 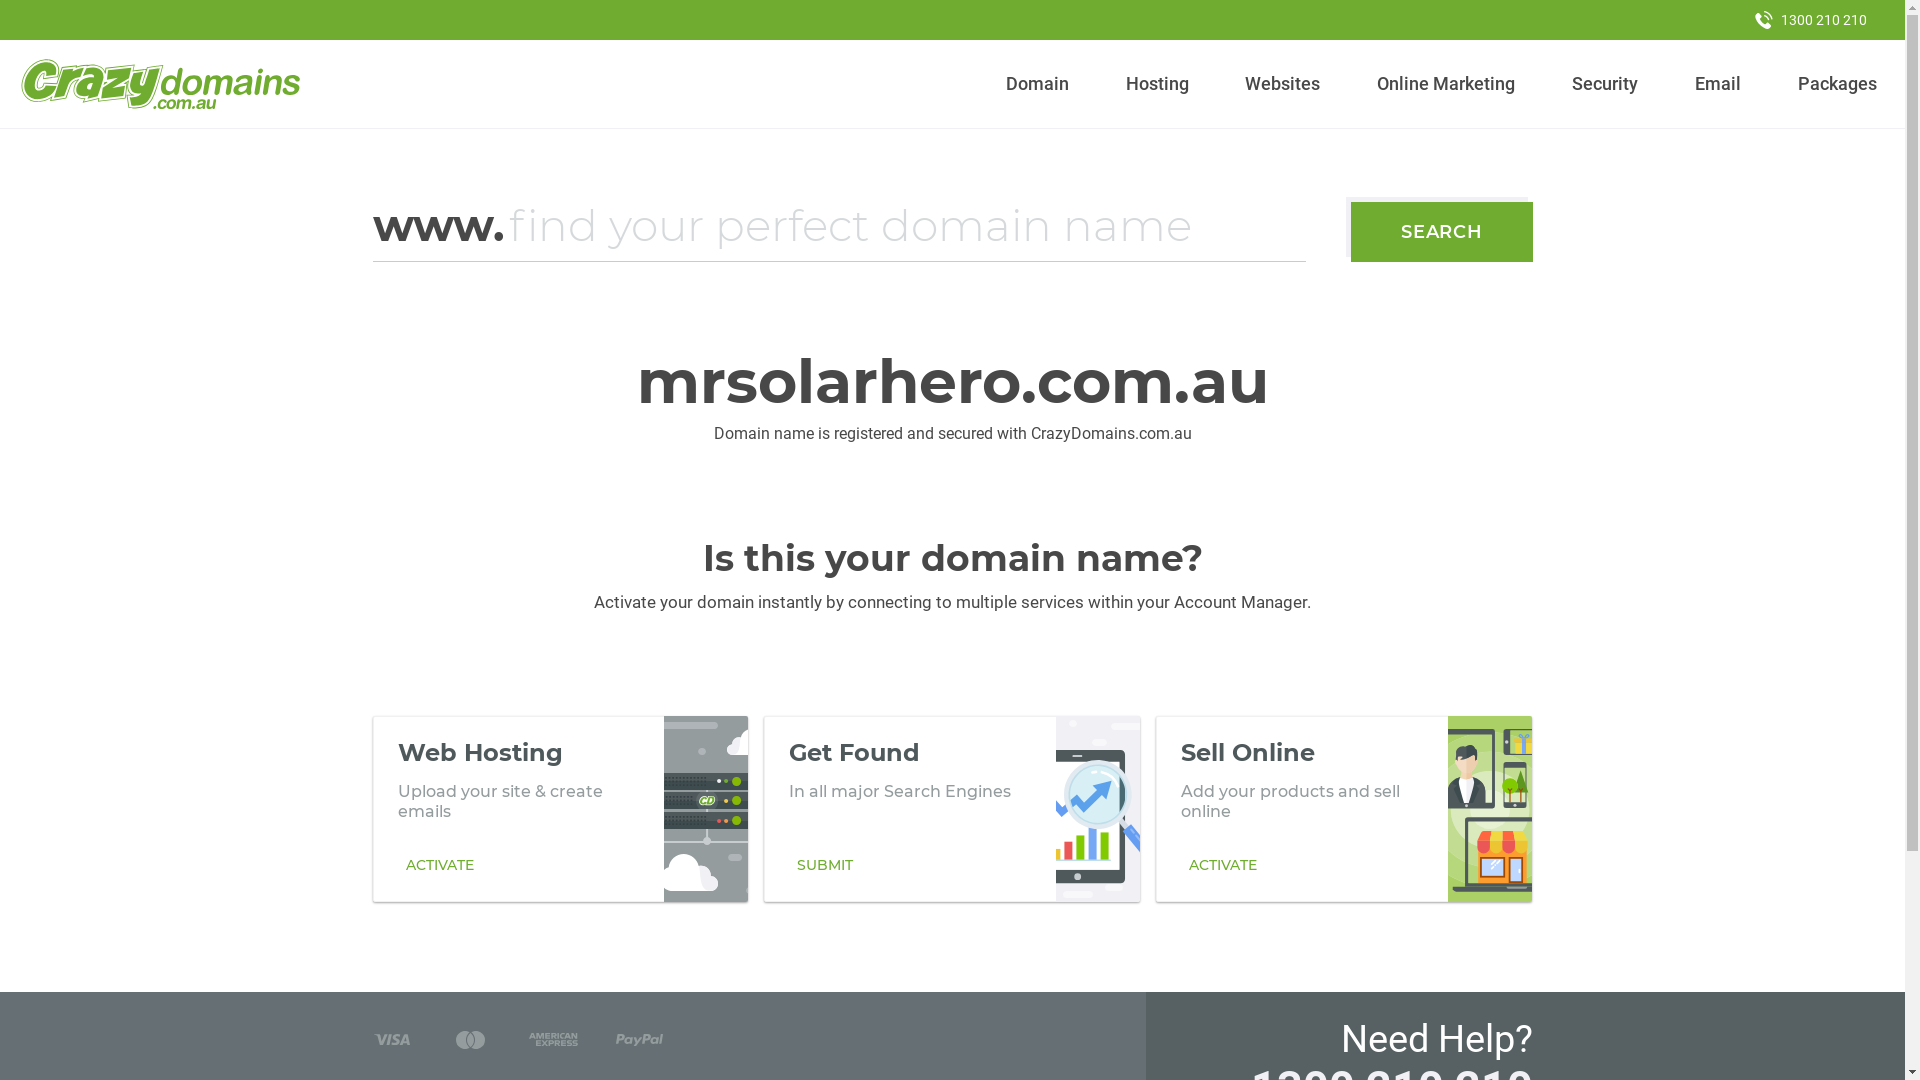 I want to click on '1300 210 210', so click(x=1810, y=19).